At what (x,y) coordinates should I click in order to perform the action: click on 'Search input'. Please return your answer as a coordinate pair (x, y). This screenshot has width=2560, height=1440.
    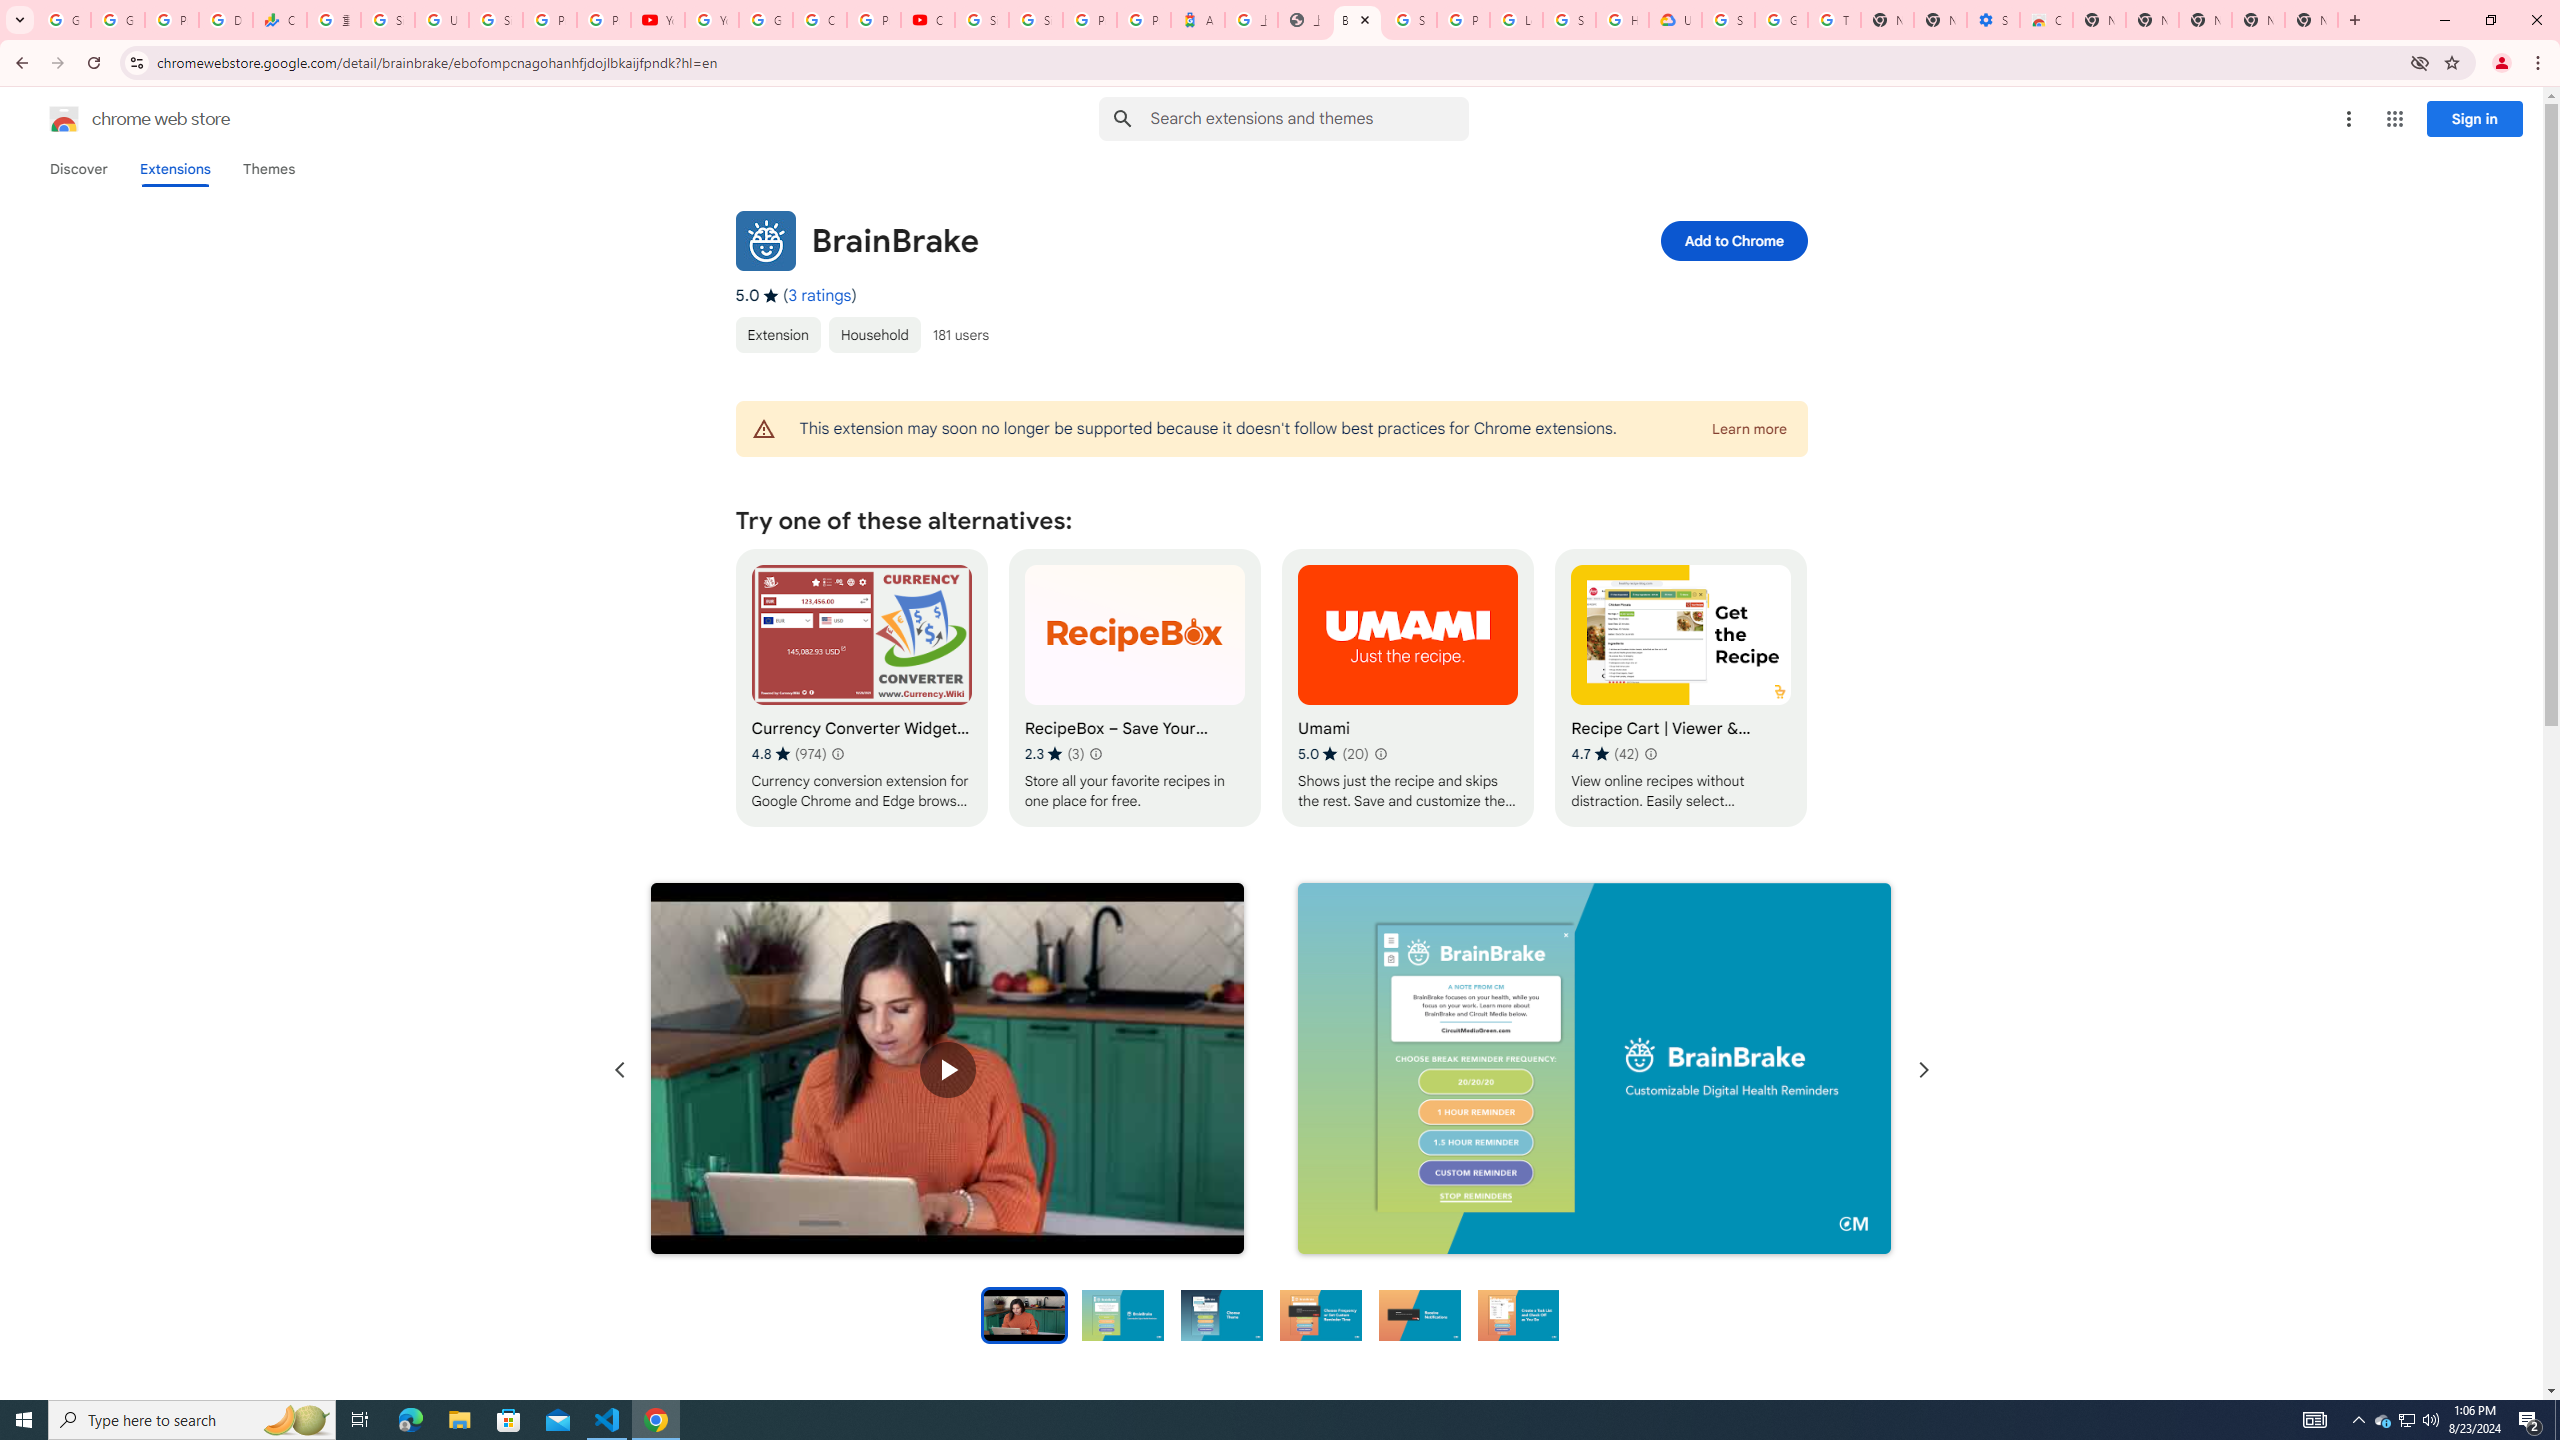
    Looking at the image, I should click on (1308, 118).